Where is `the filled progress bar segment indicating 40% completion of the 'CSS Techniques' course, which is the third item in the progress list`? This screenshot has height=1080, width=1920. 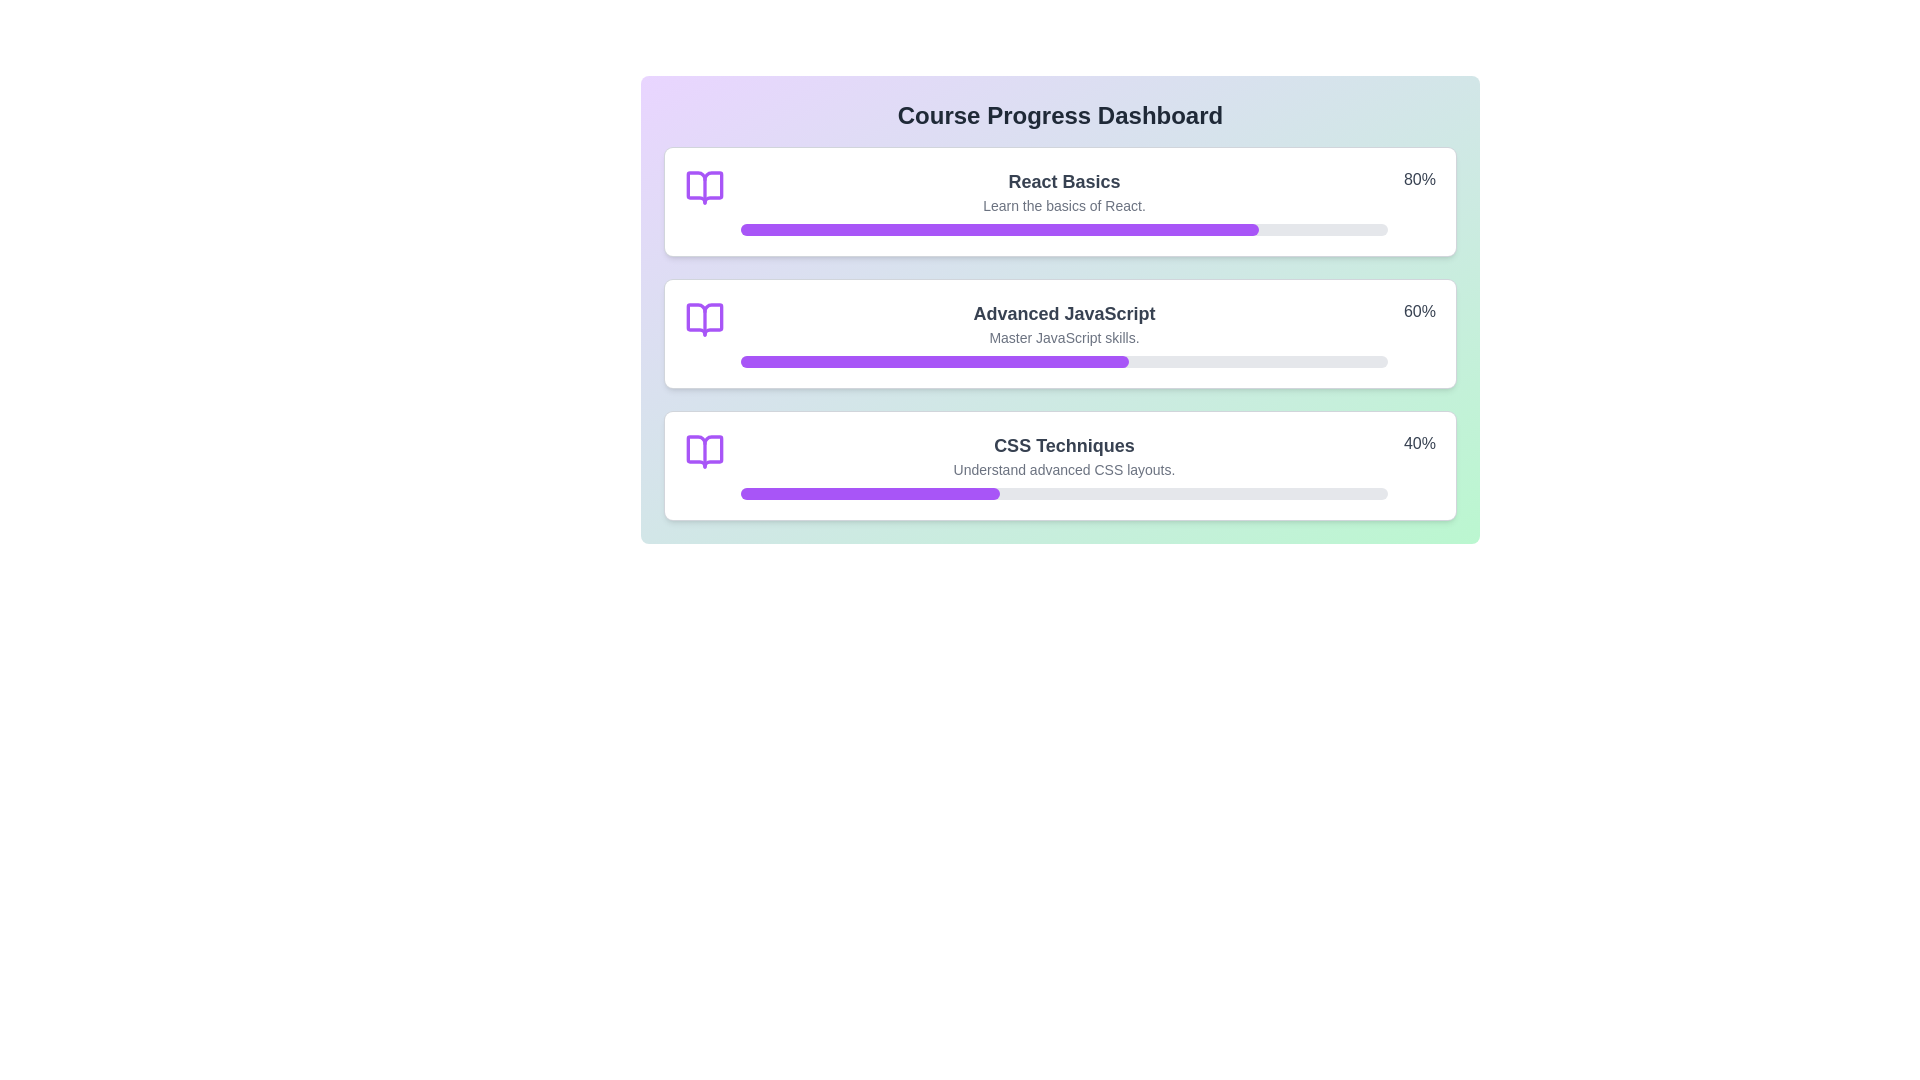 the filled progress bar segment indicating 40% completion of the 'CSS Techniques' course, which is the third item in the progress list is located at coordinates (870, 493).